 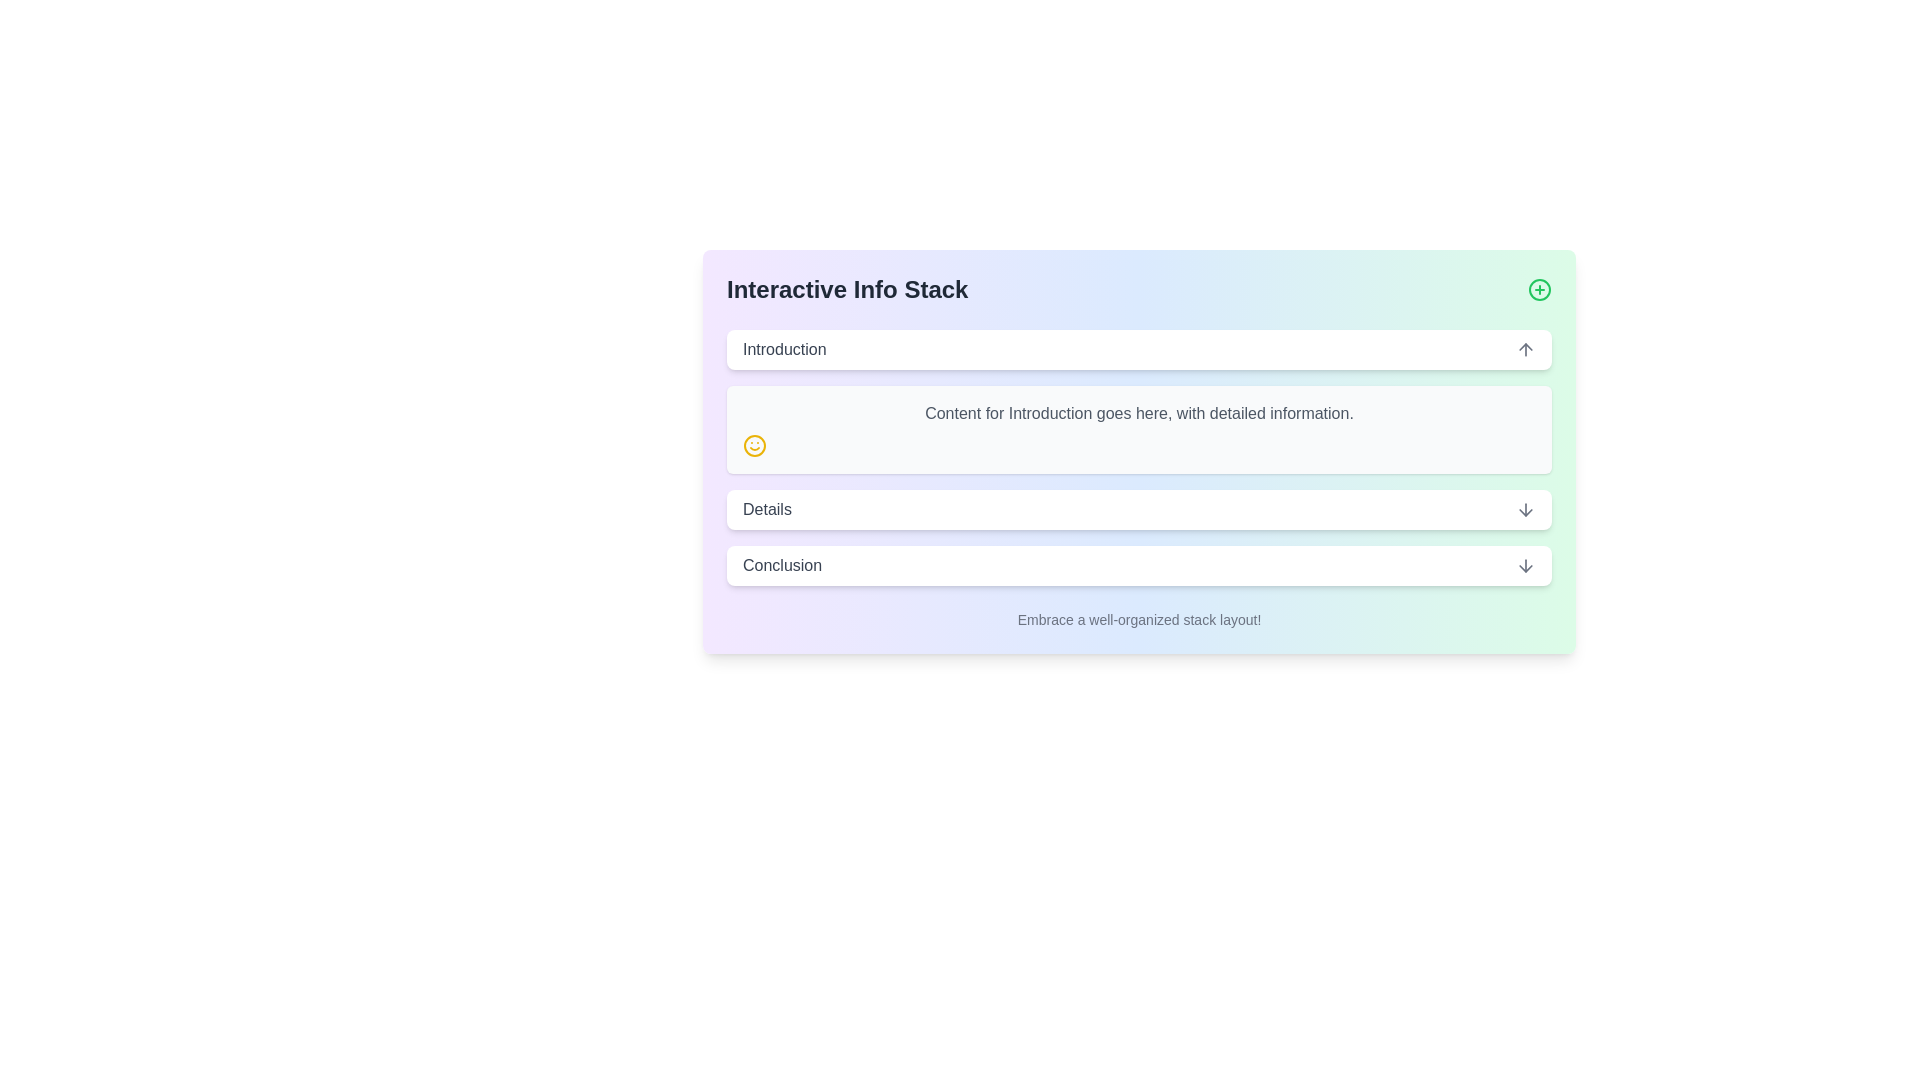 What do you see at coordinates (1139, 566) in the screenshot?
I see `the 'Conclusion' button, which is a rectangular button with a white background and rounded corners, located at the bottom of the button stack` at bounding box center [1139, 566].